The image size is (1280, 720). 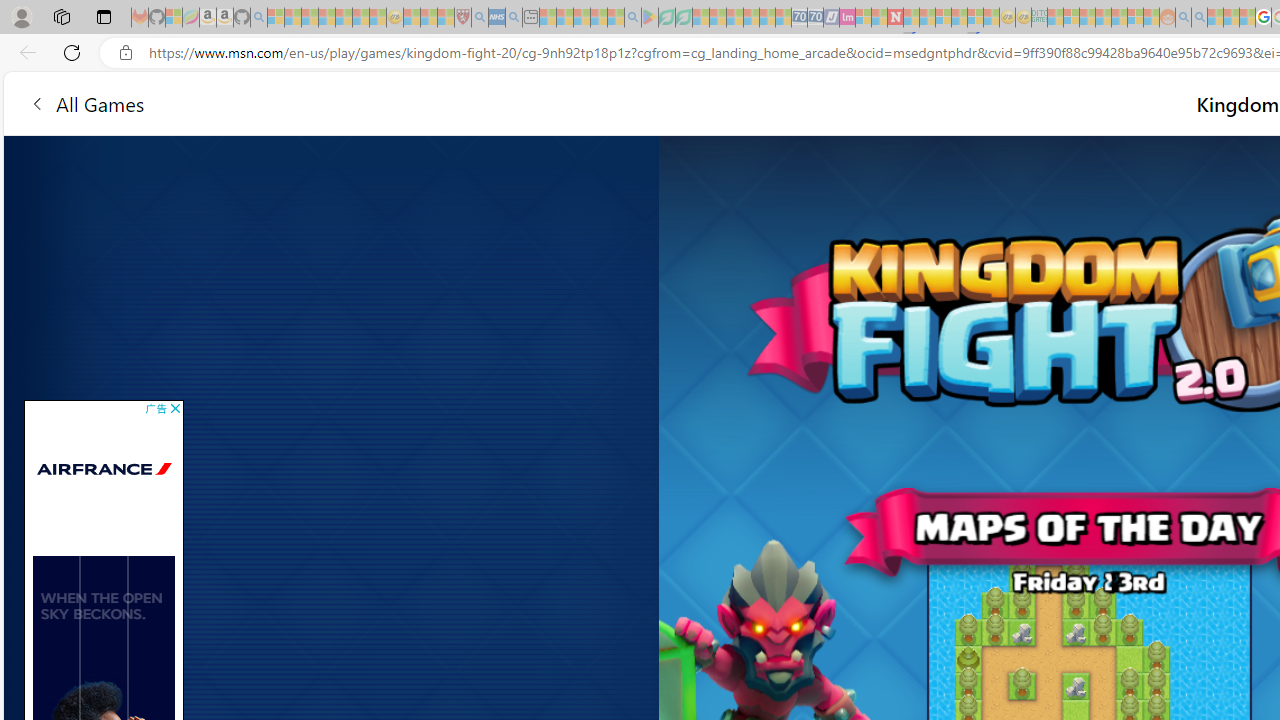 I want to click on 'DITOGAMES AG Imprint - Sleeping', so click(x=1039, y=17).